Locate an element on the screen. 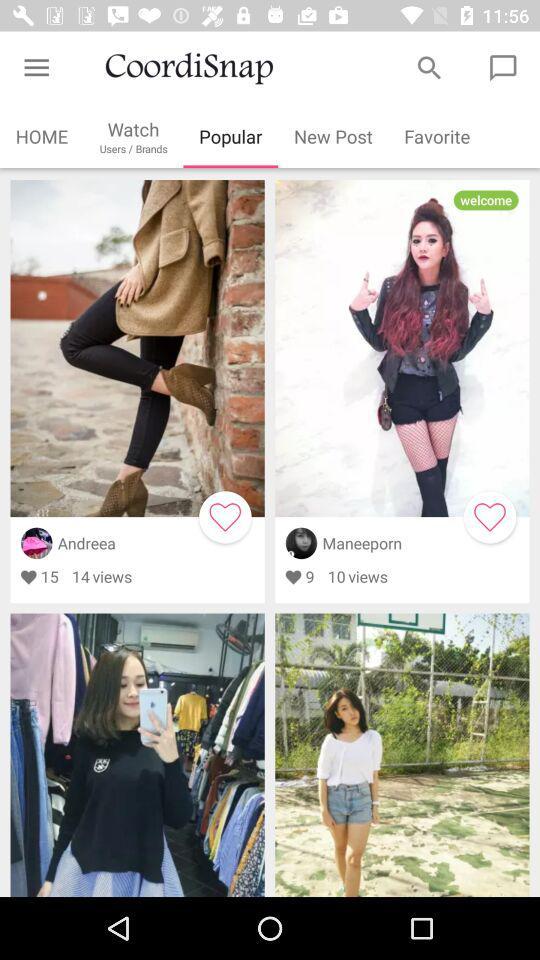 The image size is (540, 960). to favorites is located at coordinates (224, 516).